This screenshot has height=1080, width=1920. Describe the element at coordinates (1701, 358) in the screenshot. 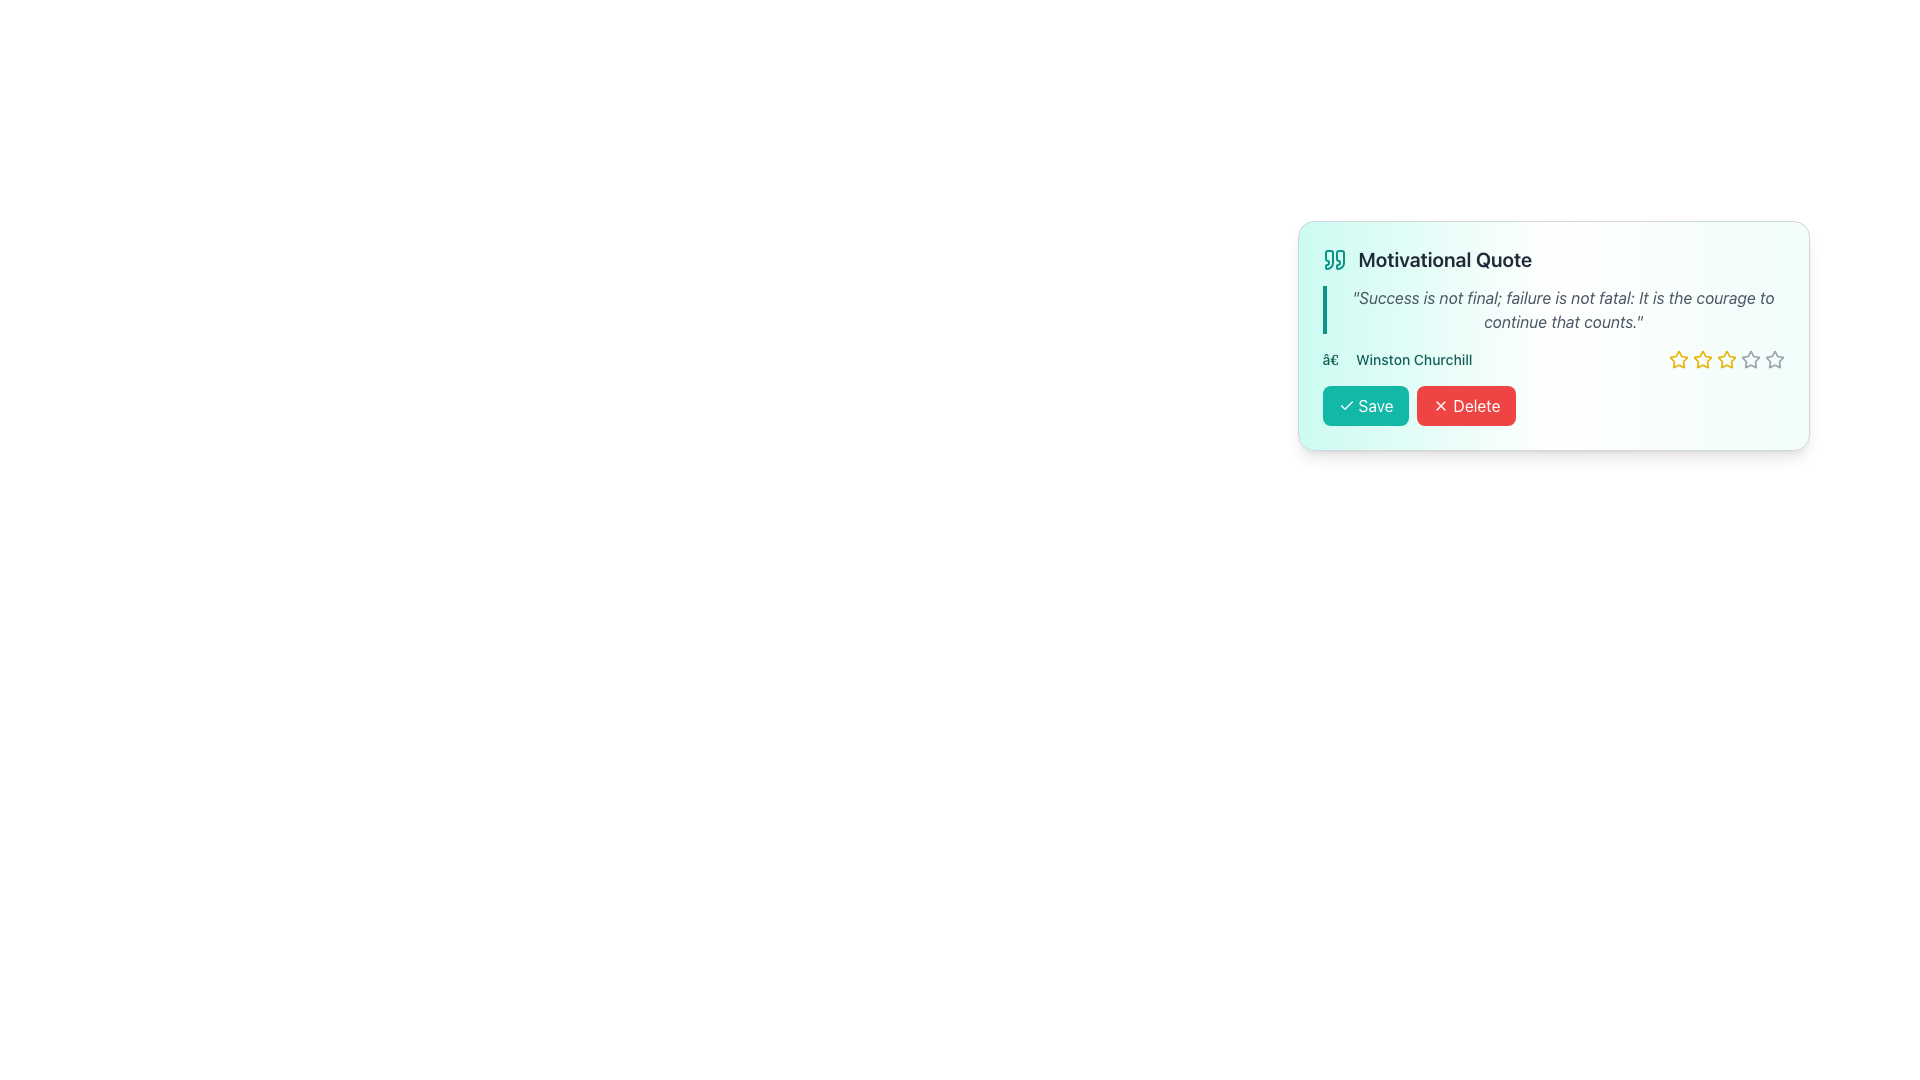

I see `the second star in the row of five stars located in the bottom-right section of the card containing the quote and buttons` at that location.